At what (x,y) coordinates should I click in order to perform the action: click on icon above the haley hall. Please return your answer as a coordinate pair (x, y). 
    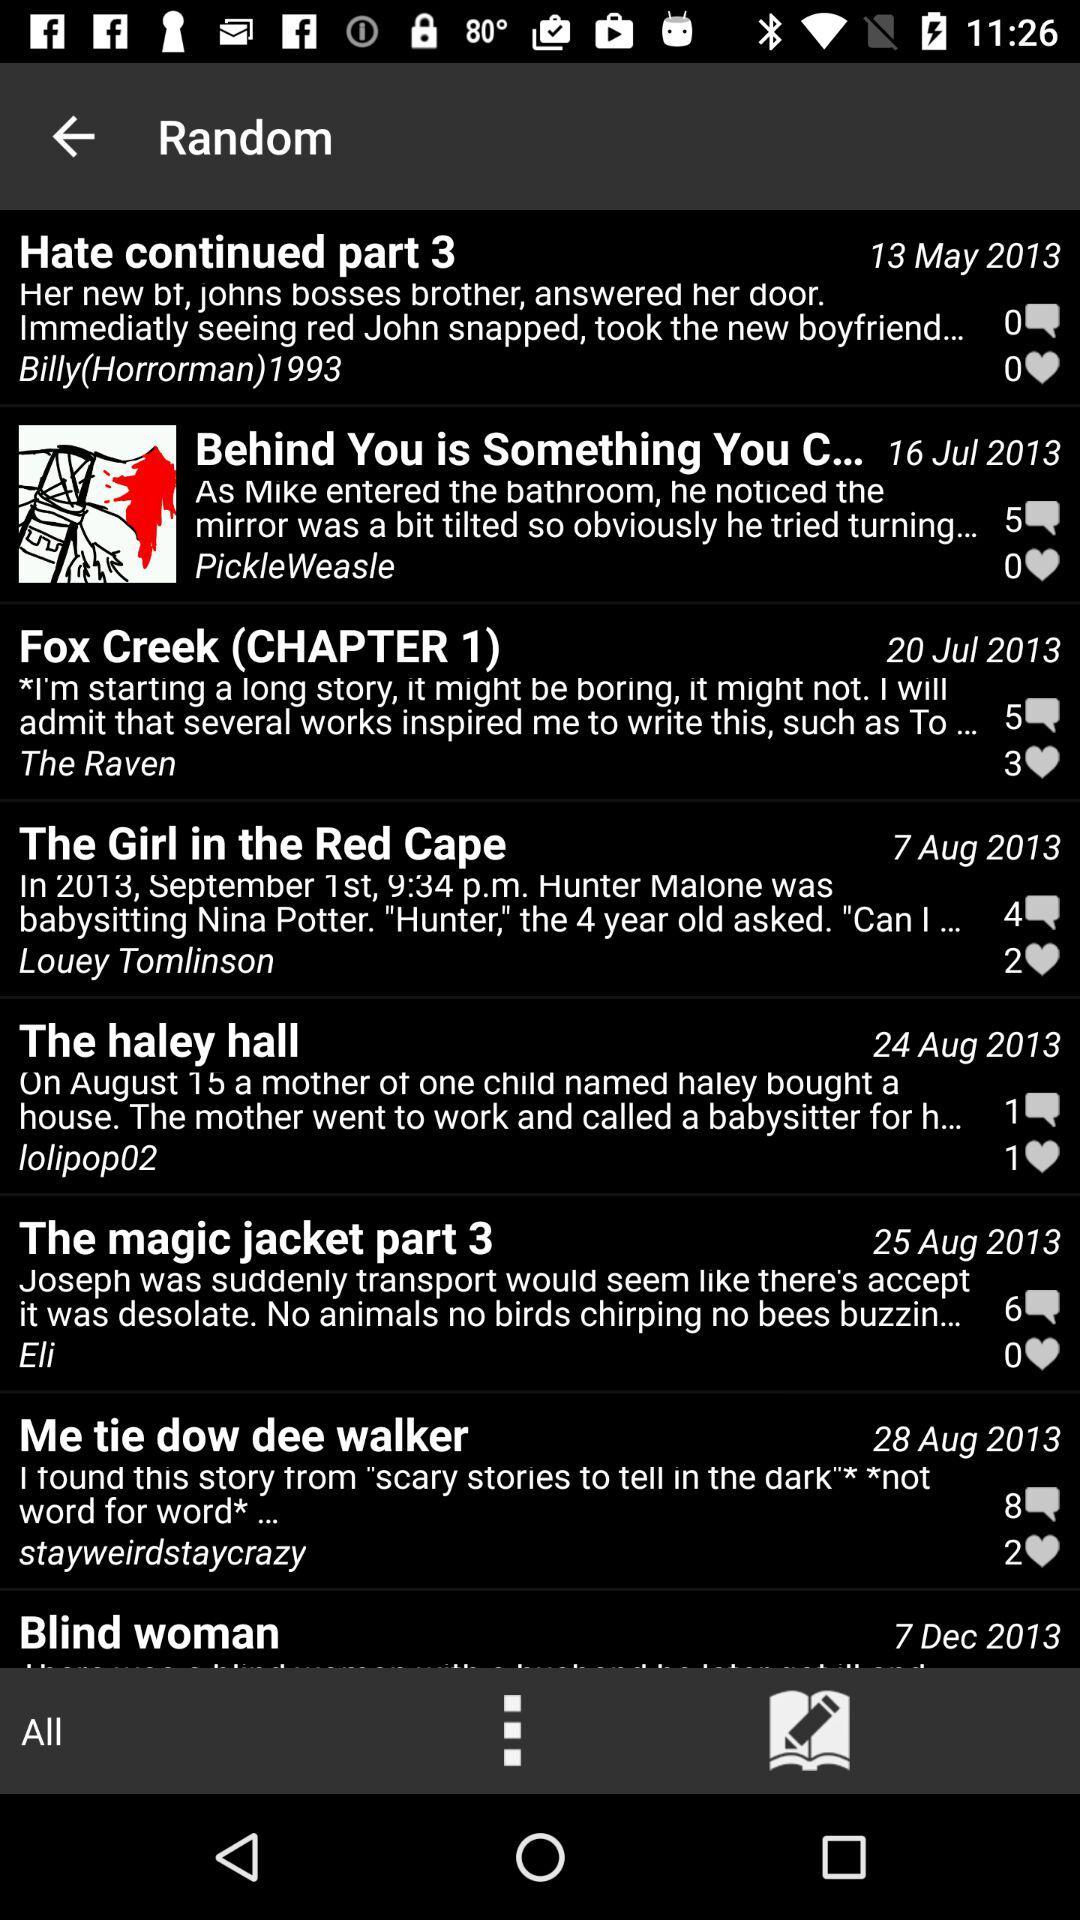
    Looking at the image, I should click on (498, 907).